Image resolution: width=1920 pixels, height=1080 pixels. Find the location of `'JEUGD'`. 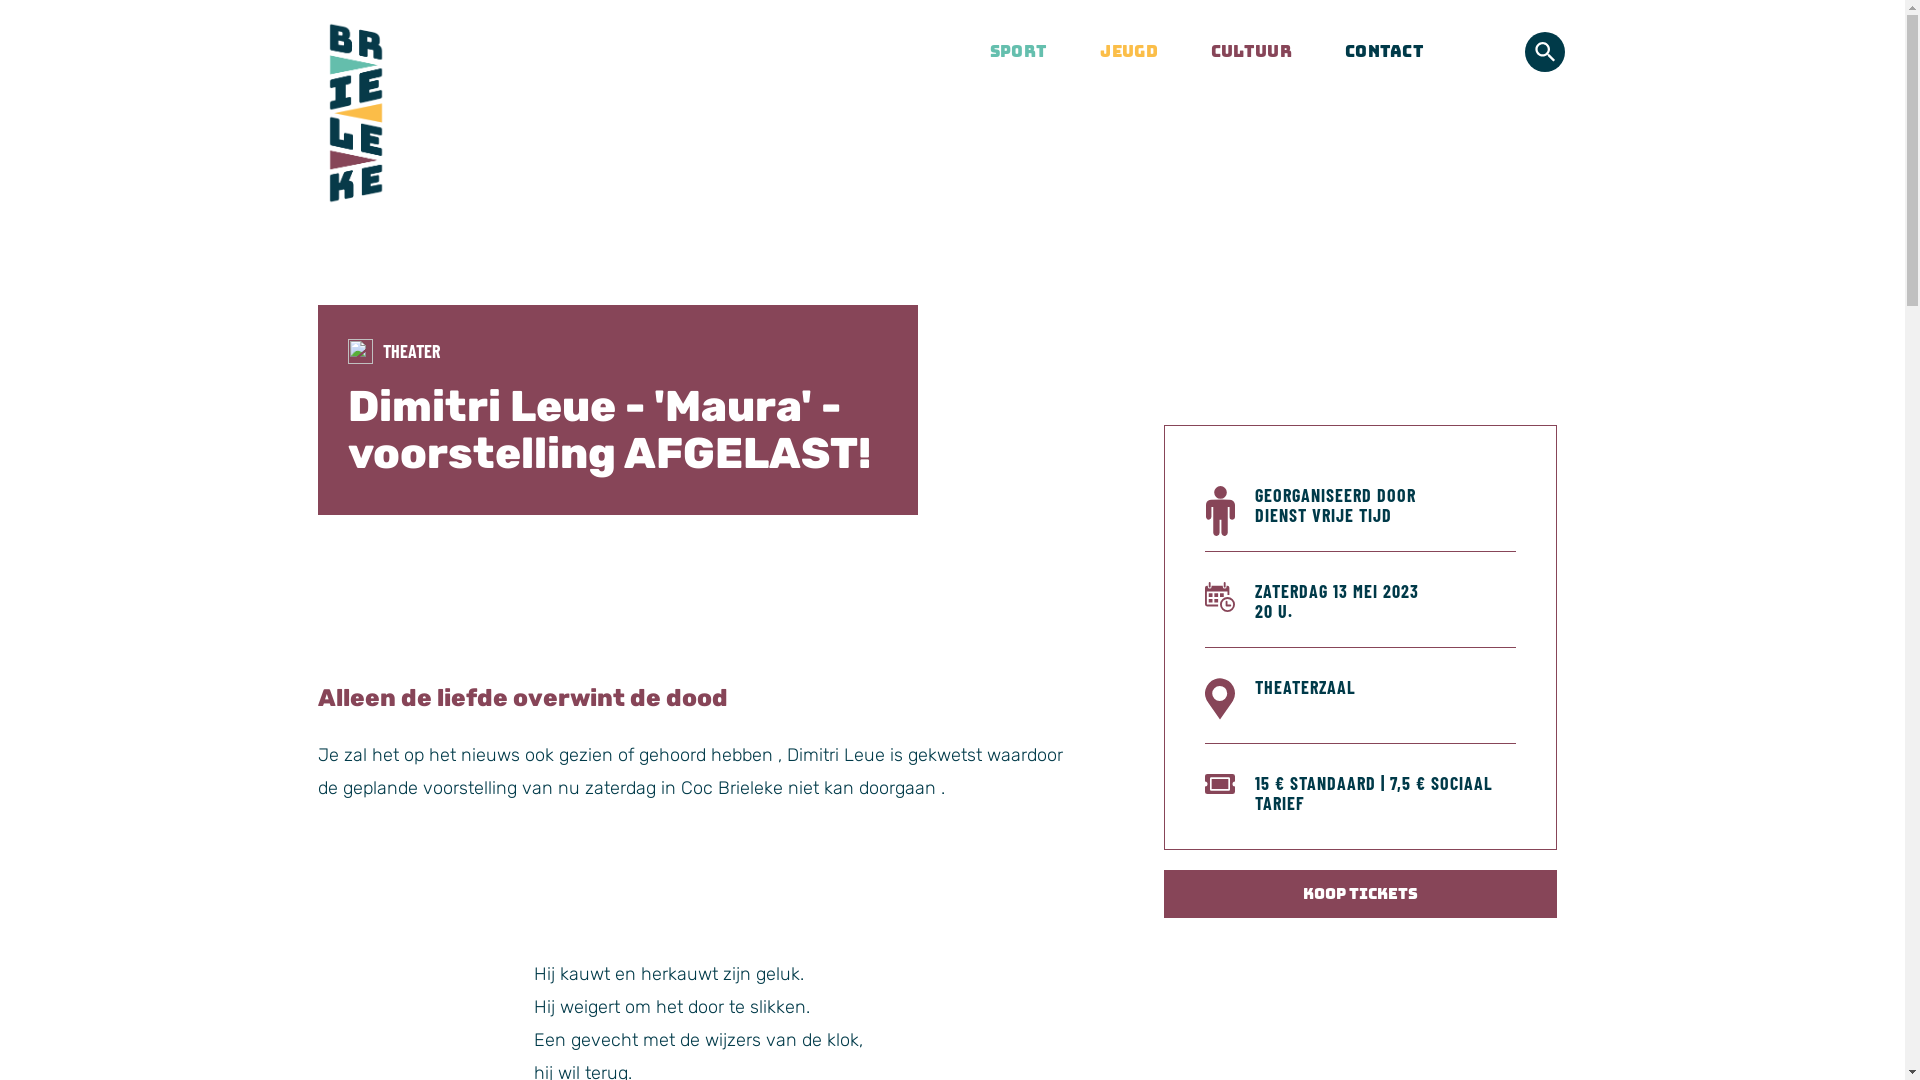

'JEUGD' is located at coordinates (1115, 50).